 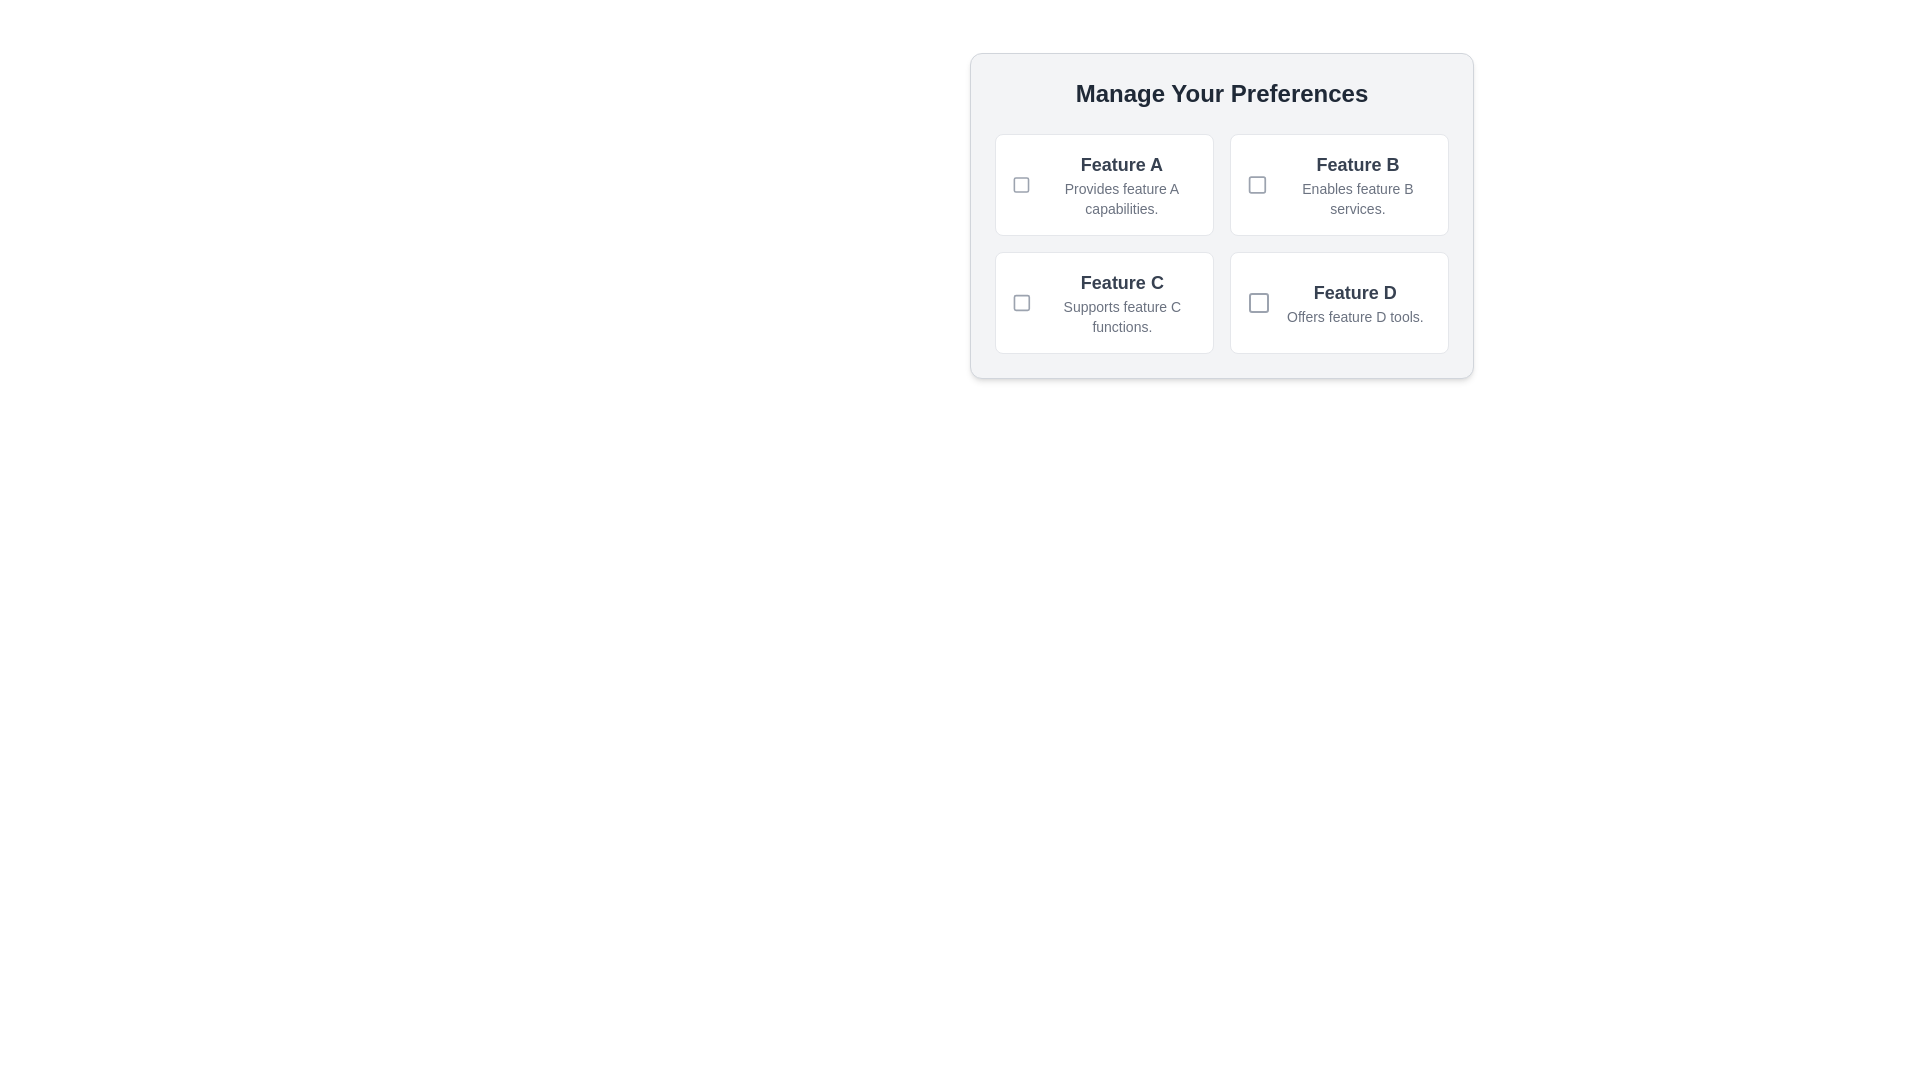 What do you see at coordinates (1021, 303) in the screenshot?
I see `the checkbox labeled 'Feature C' in the lower-left option of the grid under 'Manage Your Preferences'` at bounding box center [1021, 303].